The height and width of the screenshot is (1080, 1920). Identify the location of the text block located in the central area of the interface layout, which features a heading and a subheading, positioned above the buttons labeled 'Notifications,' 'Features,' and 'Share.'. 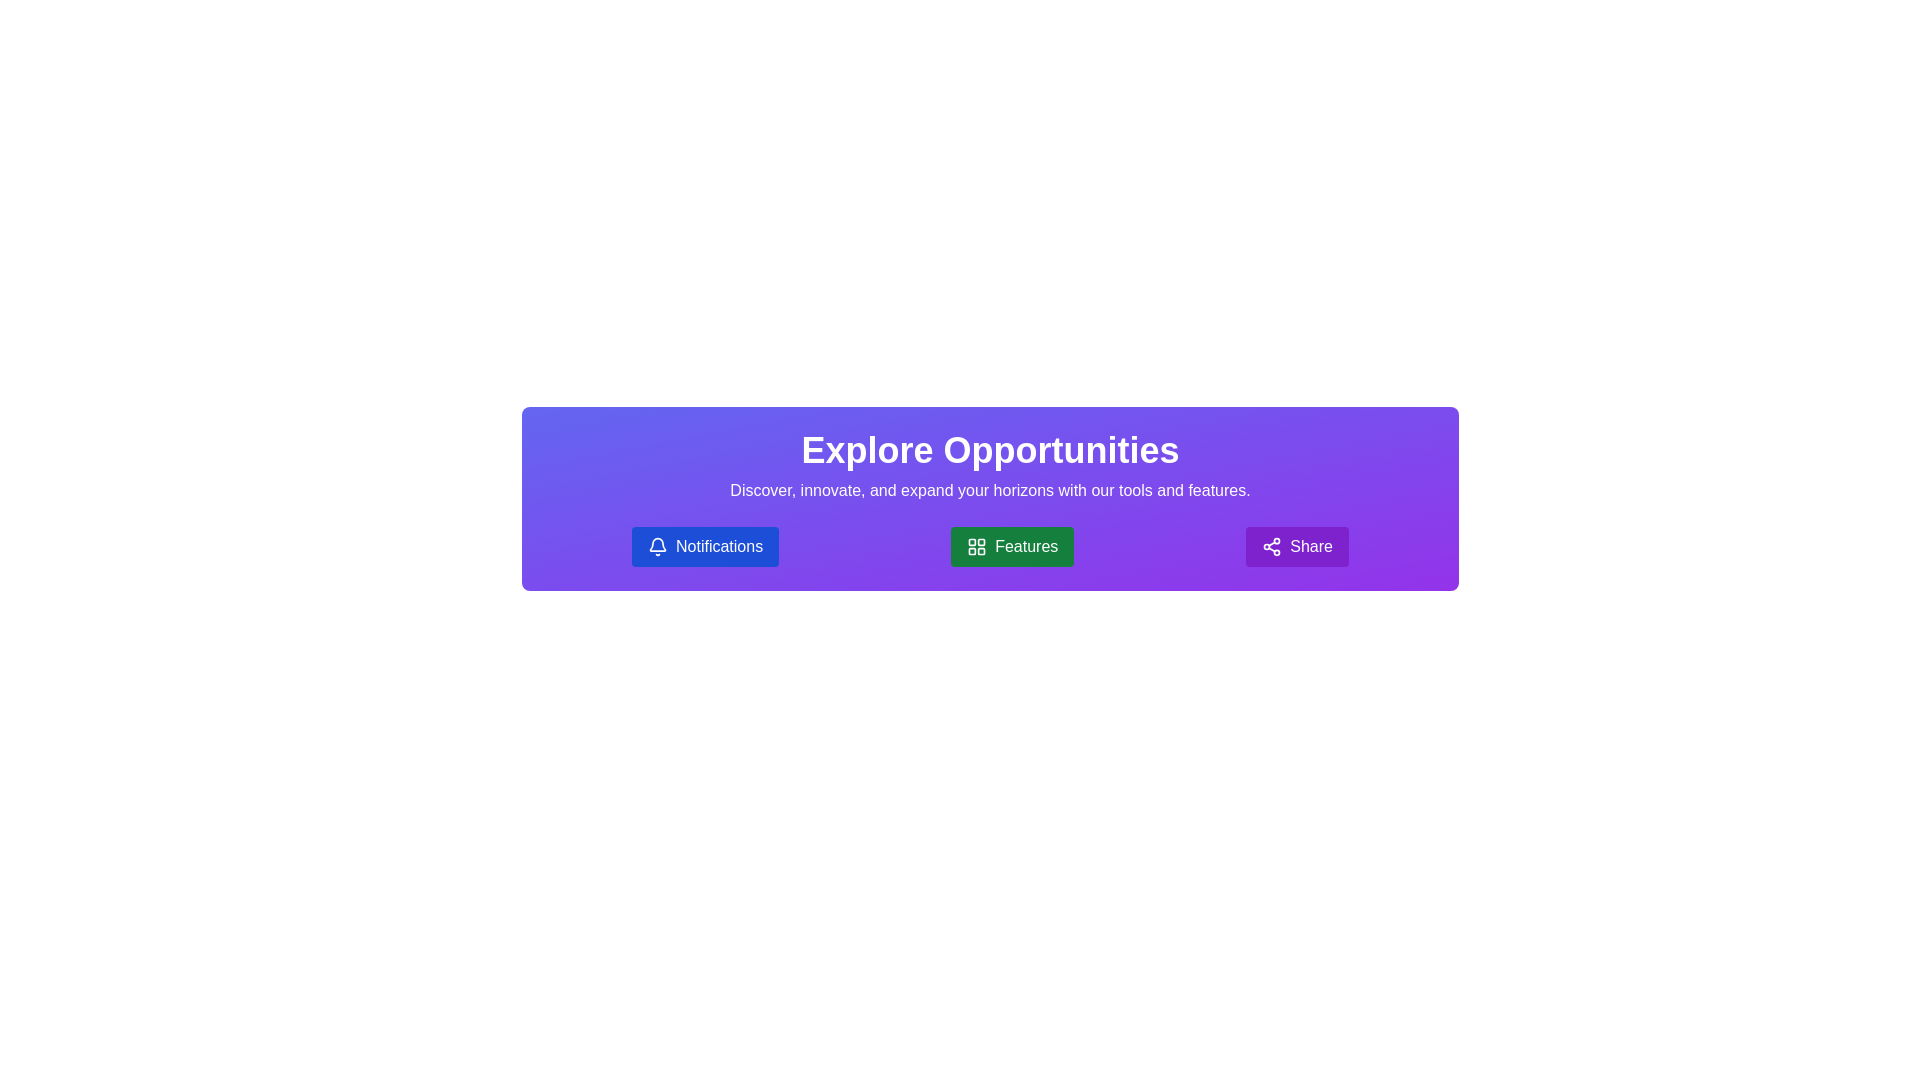
(990, 466).